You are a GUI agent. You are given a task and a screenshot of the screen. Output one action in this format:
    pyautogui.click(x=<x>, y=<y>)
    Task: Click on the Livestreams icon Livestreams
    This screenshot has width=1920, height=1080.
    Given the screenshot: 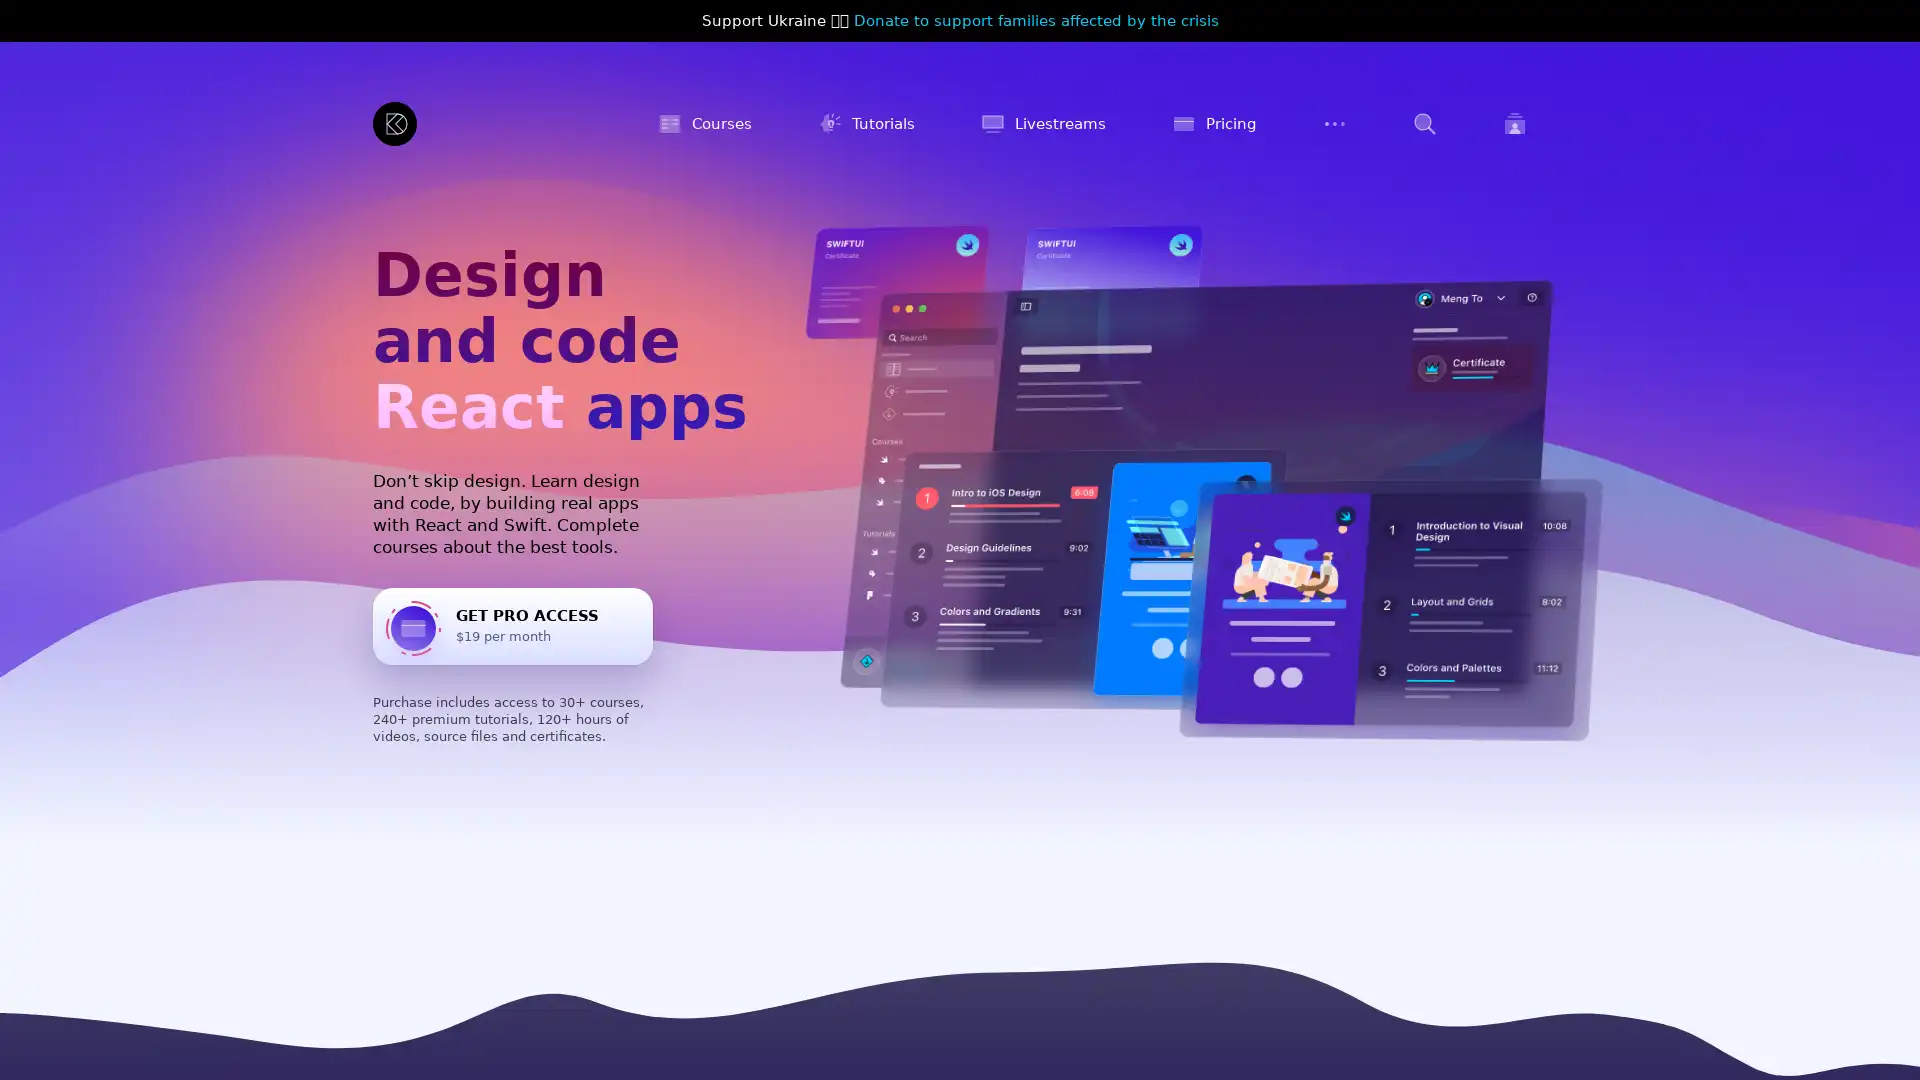 What is the action you would take?
    pyautogui.click(x=1042, y=123)
    